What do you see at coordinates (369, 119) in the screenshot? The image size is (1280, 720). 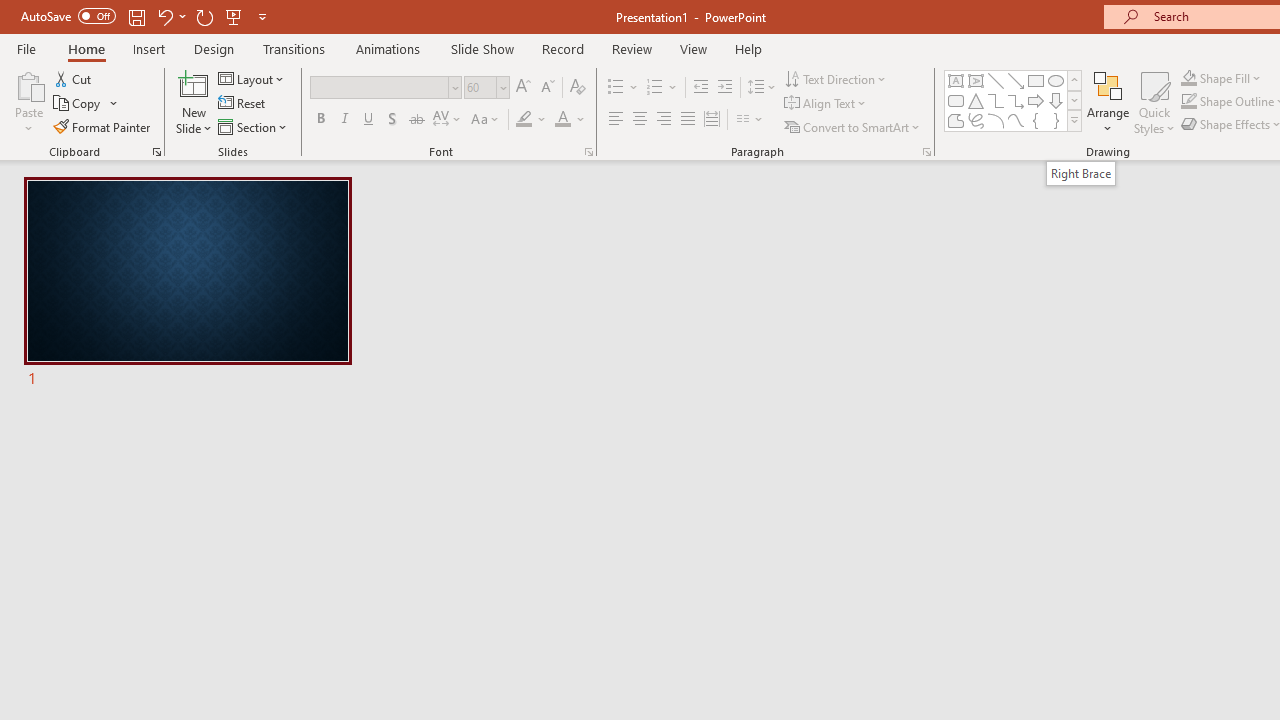 I see `'Underline'` at bounding box center [369, 119].